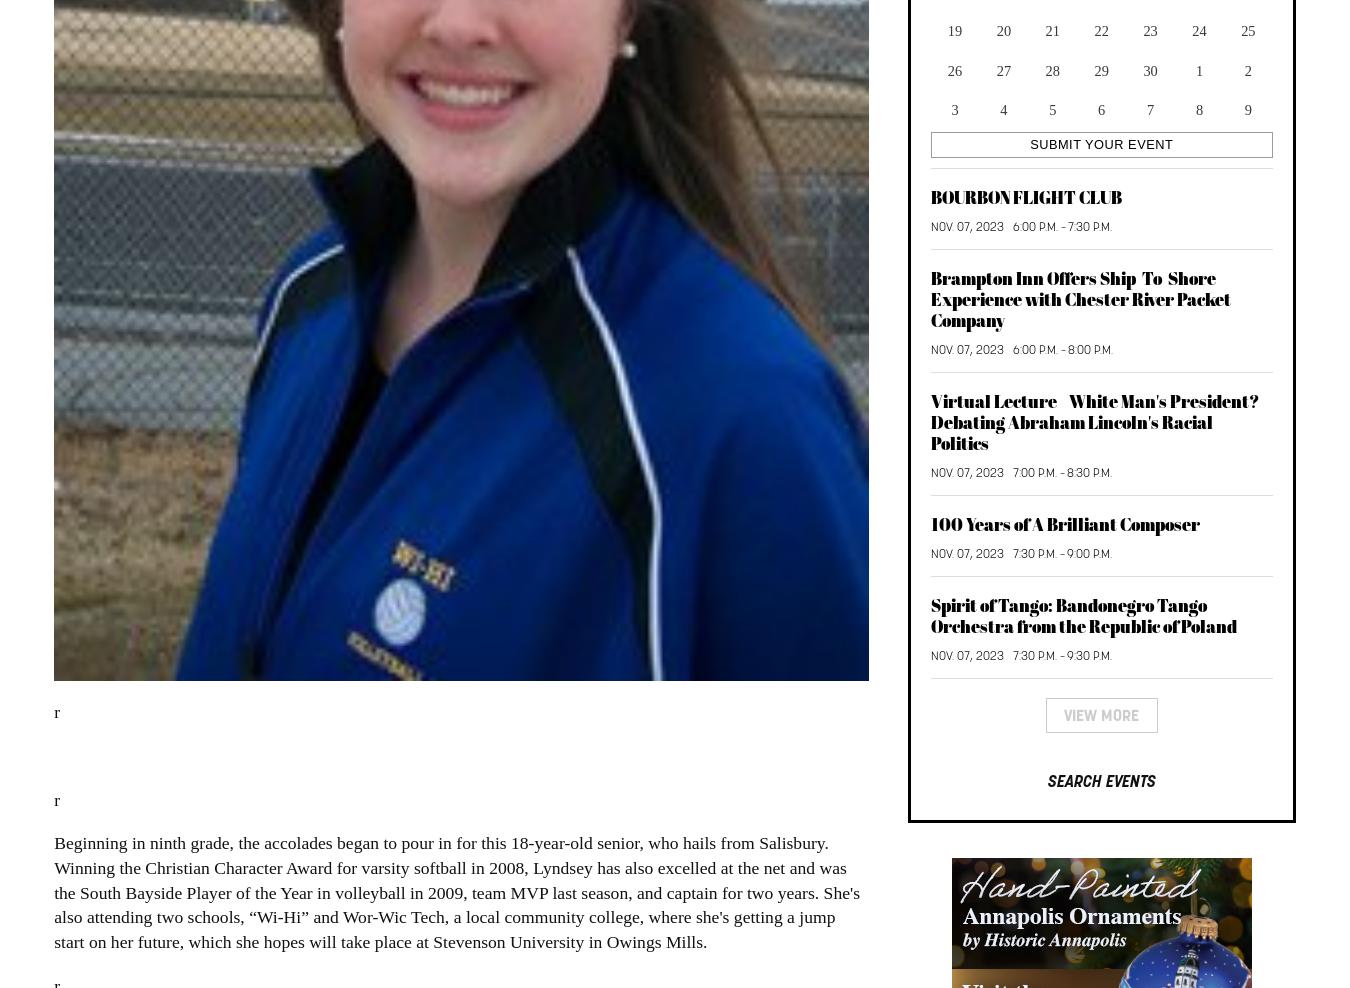 The image size is (1350, 988). I want to click on '25', so click(1247, 30).